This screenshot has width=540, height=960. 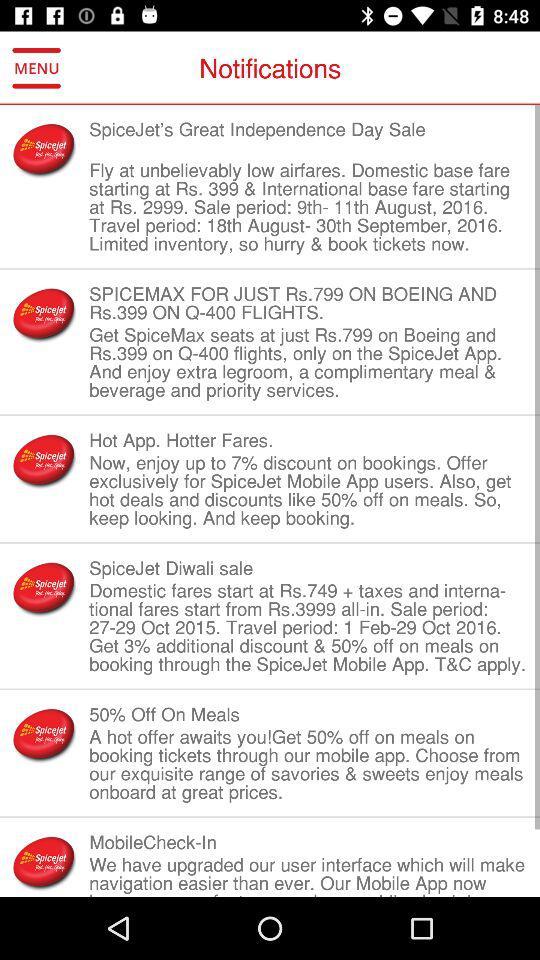 I want to click on item next to the spicejet s great icon, so click(x=44, y=148).